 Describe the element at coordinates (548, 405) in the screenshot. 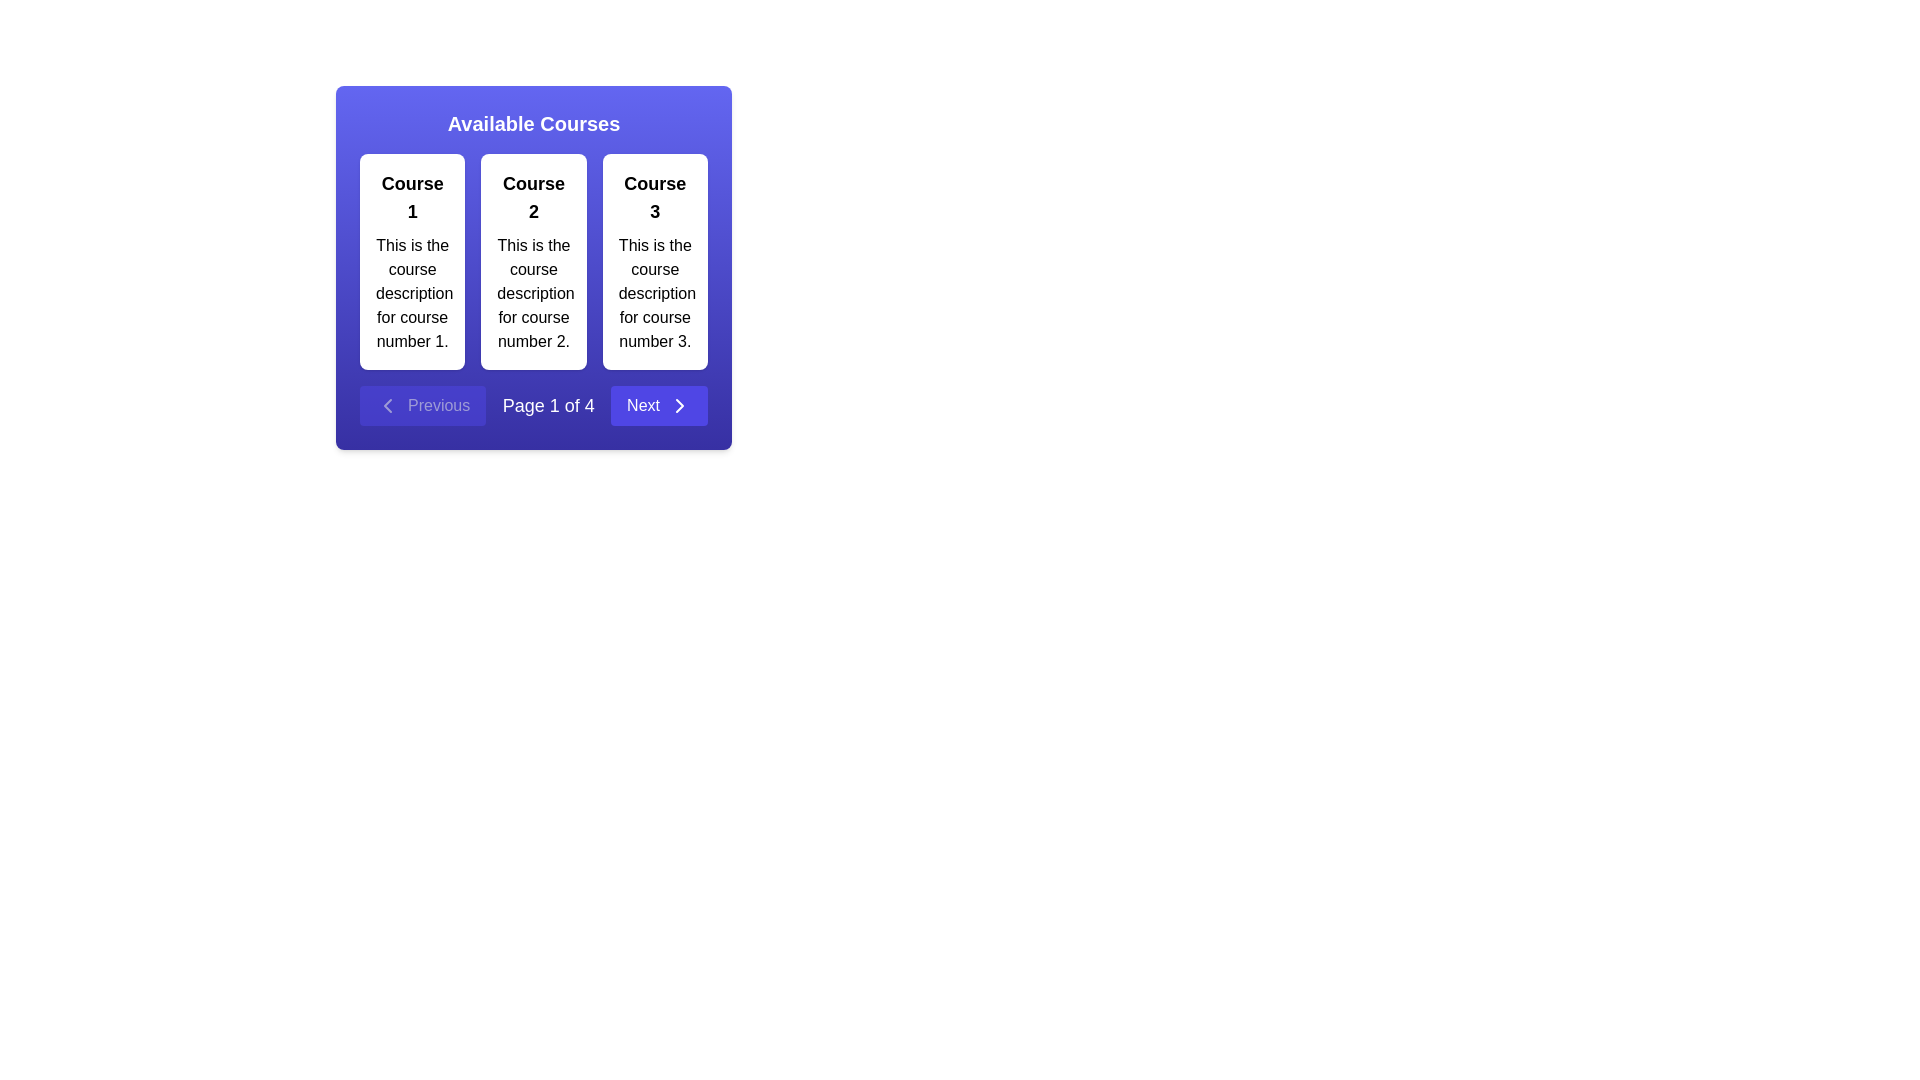

I see `the label displaying 'Page 1 of 4' which is part of the navigation bar at the bottom of the main card` at that location.